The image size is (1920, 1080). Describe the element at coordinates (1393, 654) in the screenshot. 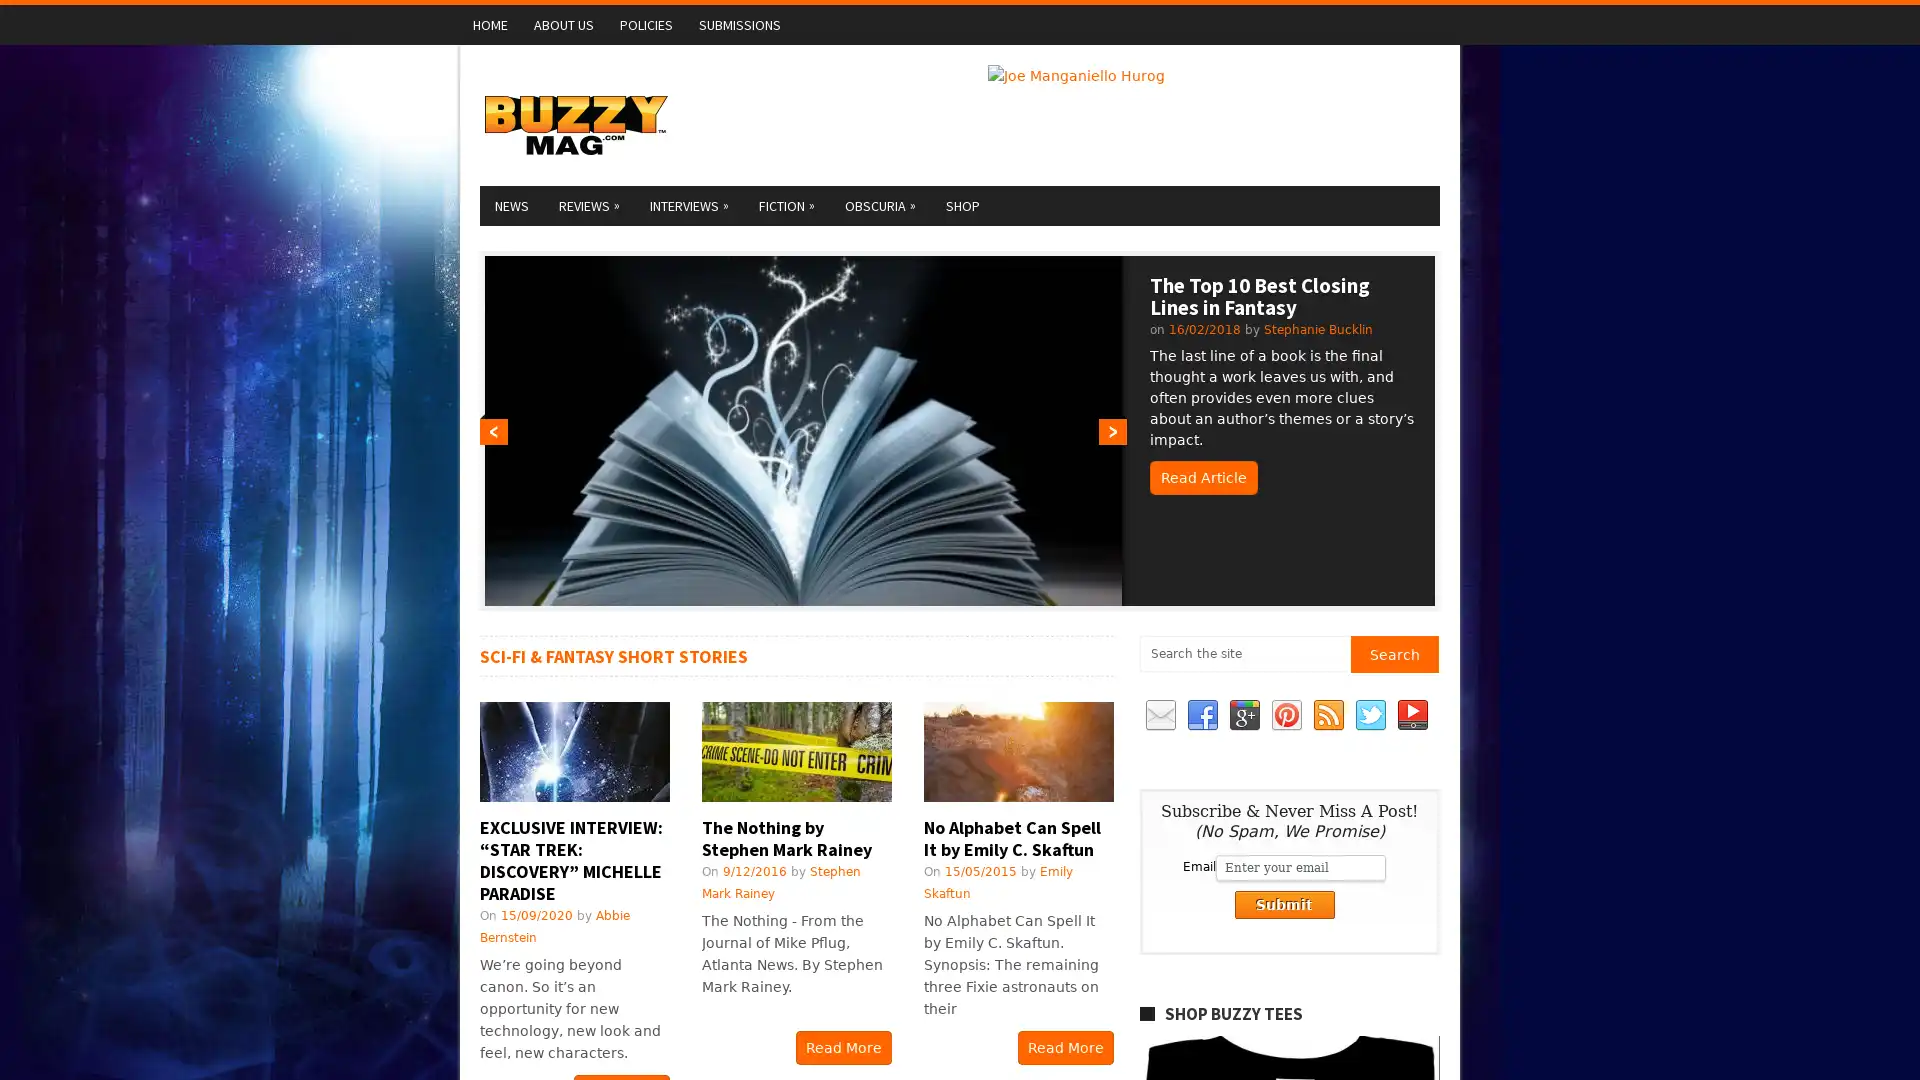

I see `Search` at that location.